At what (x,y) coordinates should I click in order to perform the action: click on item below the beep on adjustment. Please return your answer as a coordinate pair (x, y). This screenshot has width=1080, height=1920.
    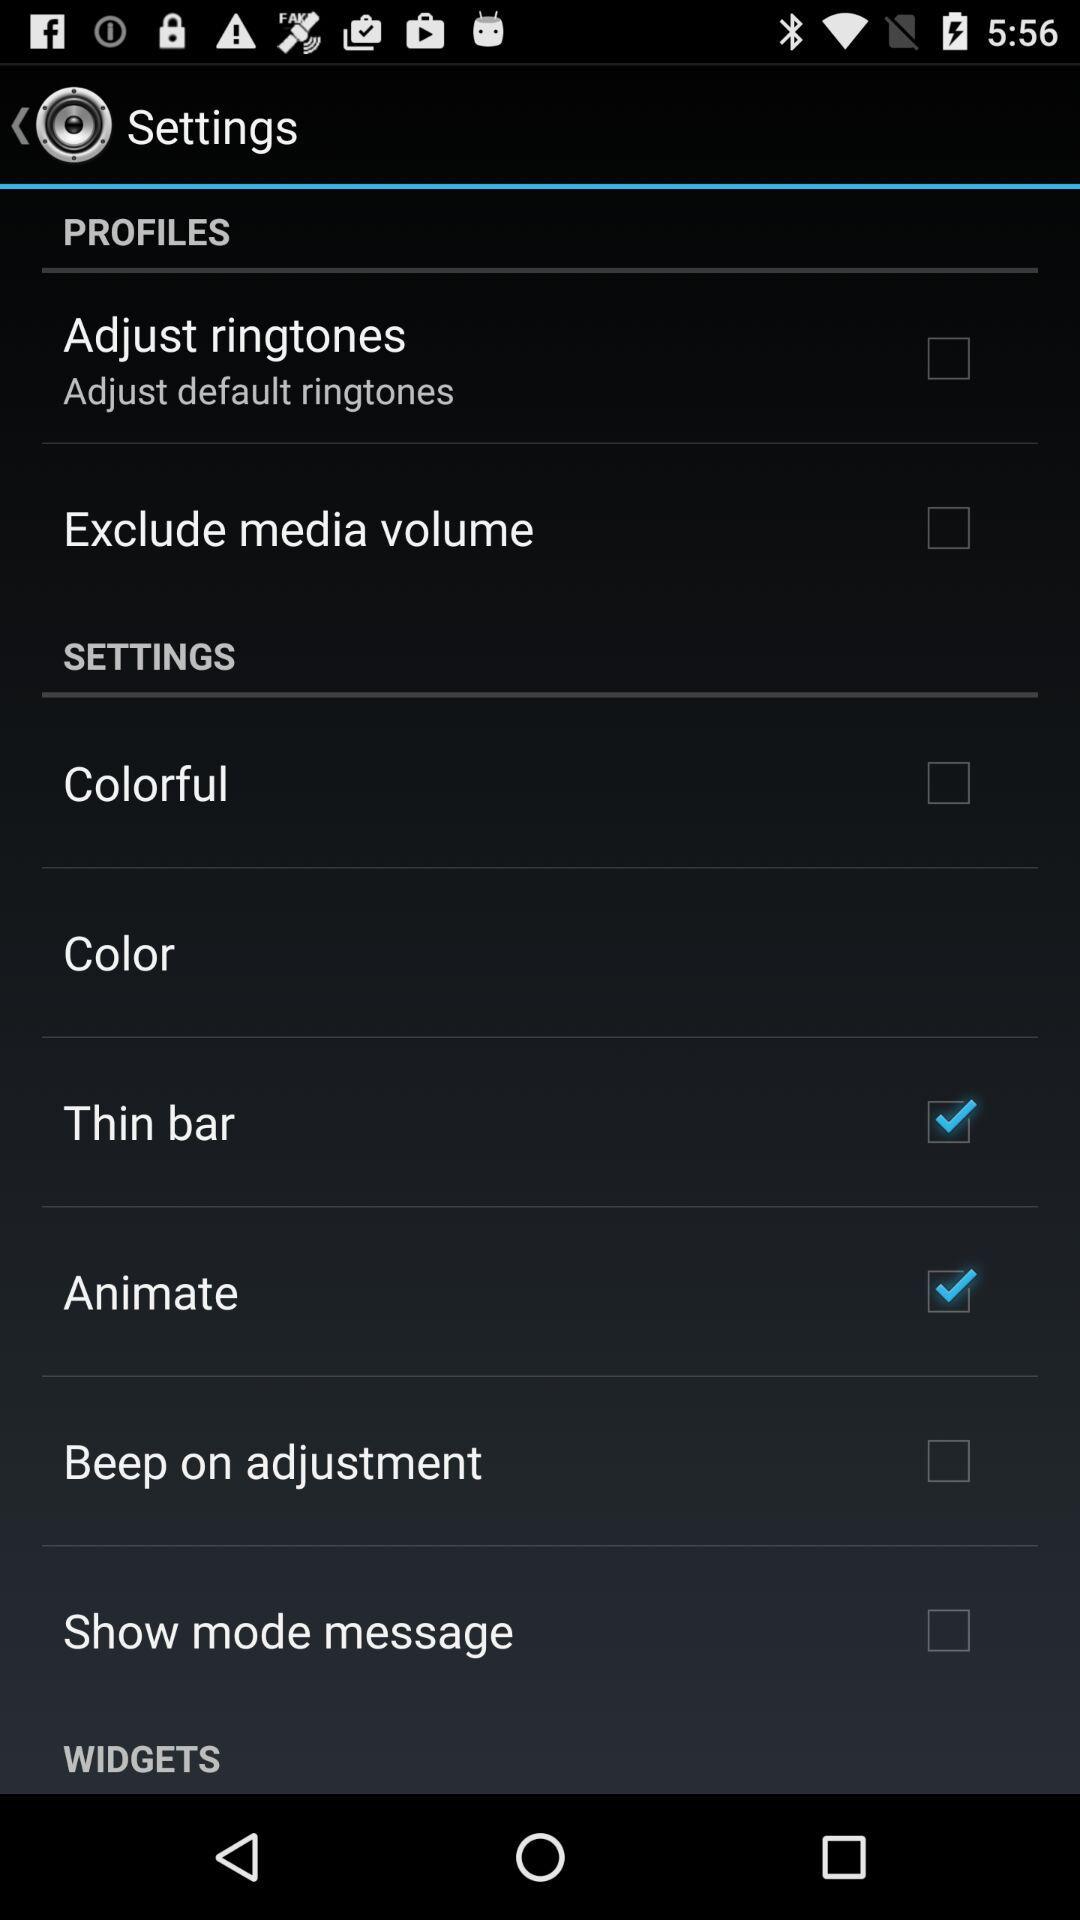
    Looking at the image, I should click on (288, 1630).